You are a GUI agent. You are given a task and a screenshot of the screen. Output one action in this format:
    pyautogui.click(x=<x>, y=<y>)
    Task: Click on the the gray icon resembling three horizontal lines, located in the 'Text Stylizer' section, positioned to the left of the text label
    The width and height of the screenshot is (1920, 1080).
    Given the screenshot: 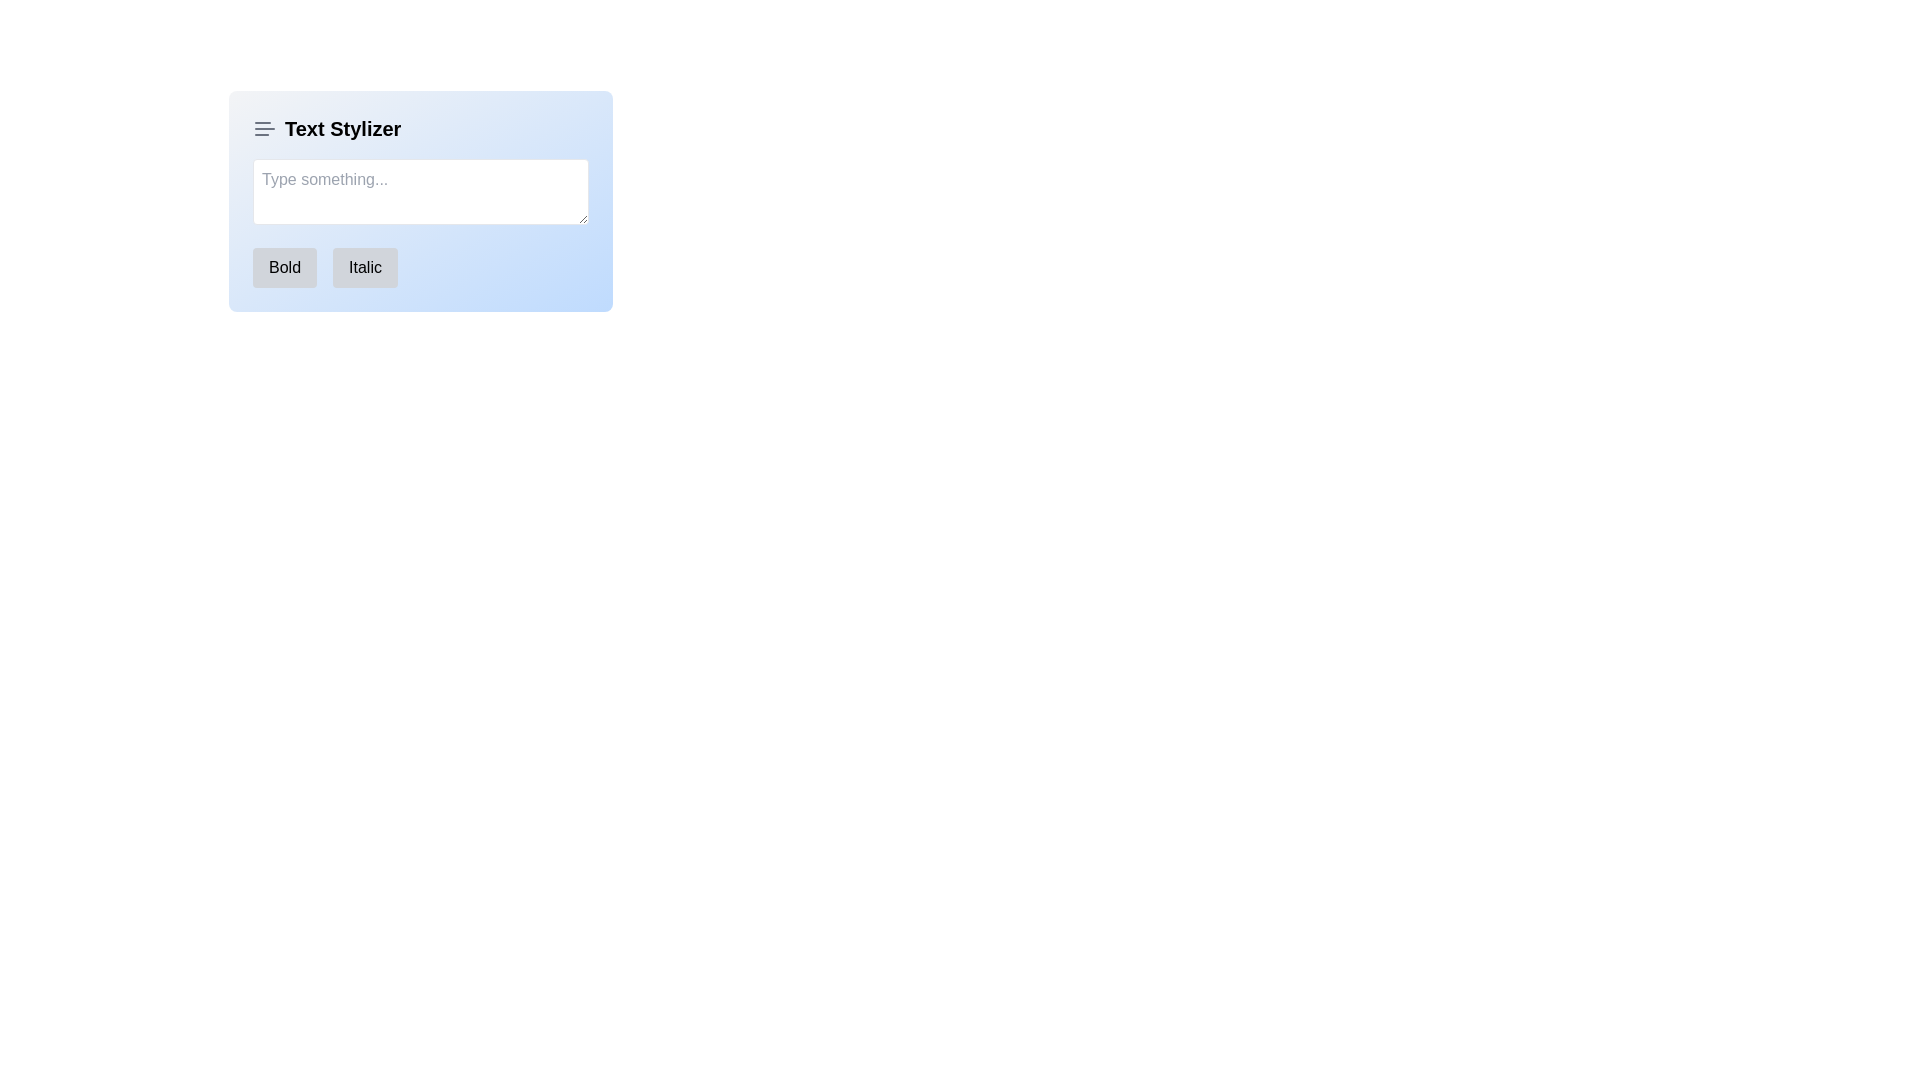 What is the action you would take?
    pyautogui.click(x=263, y=128)
    